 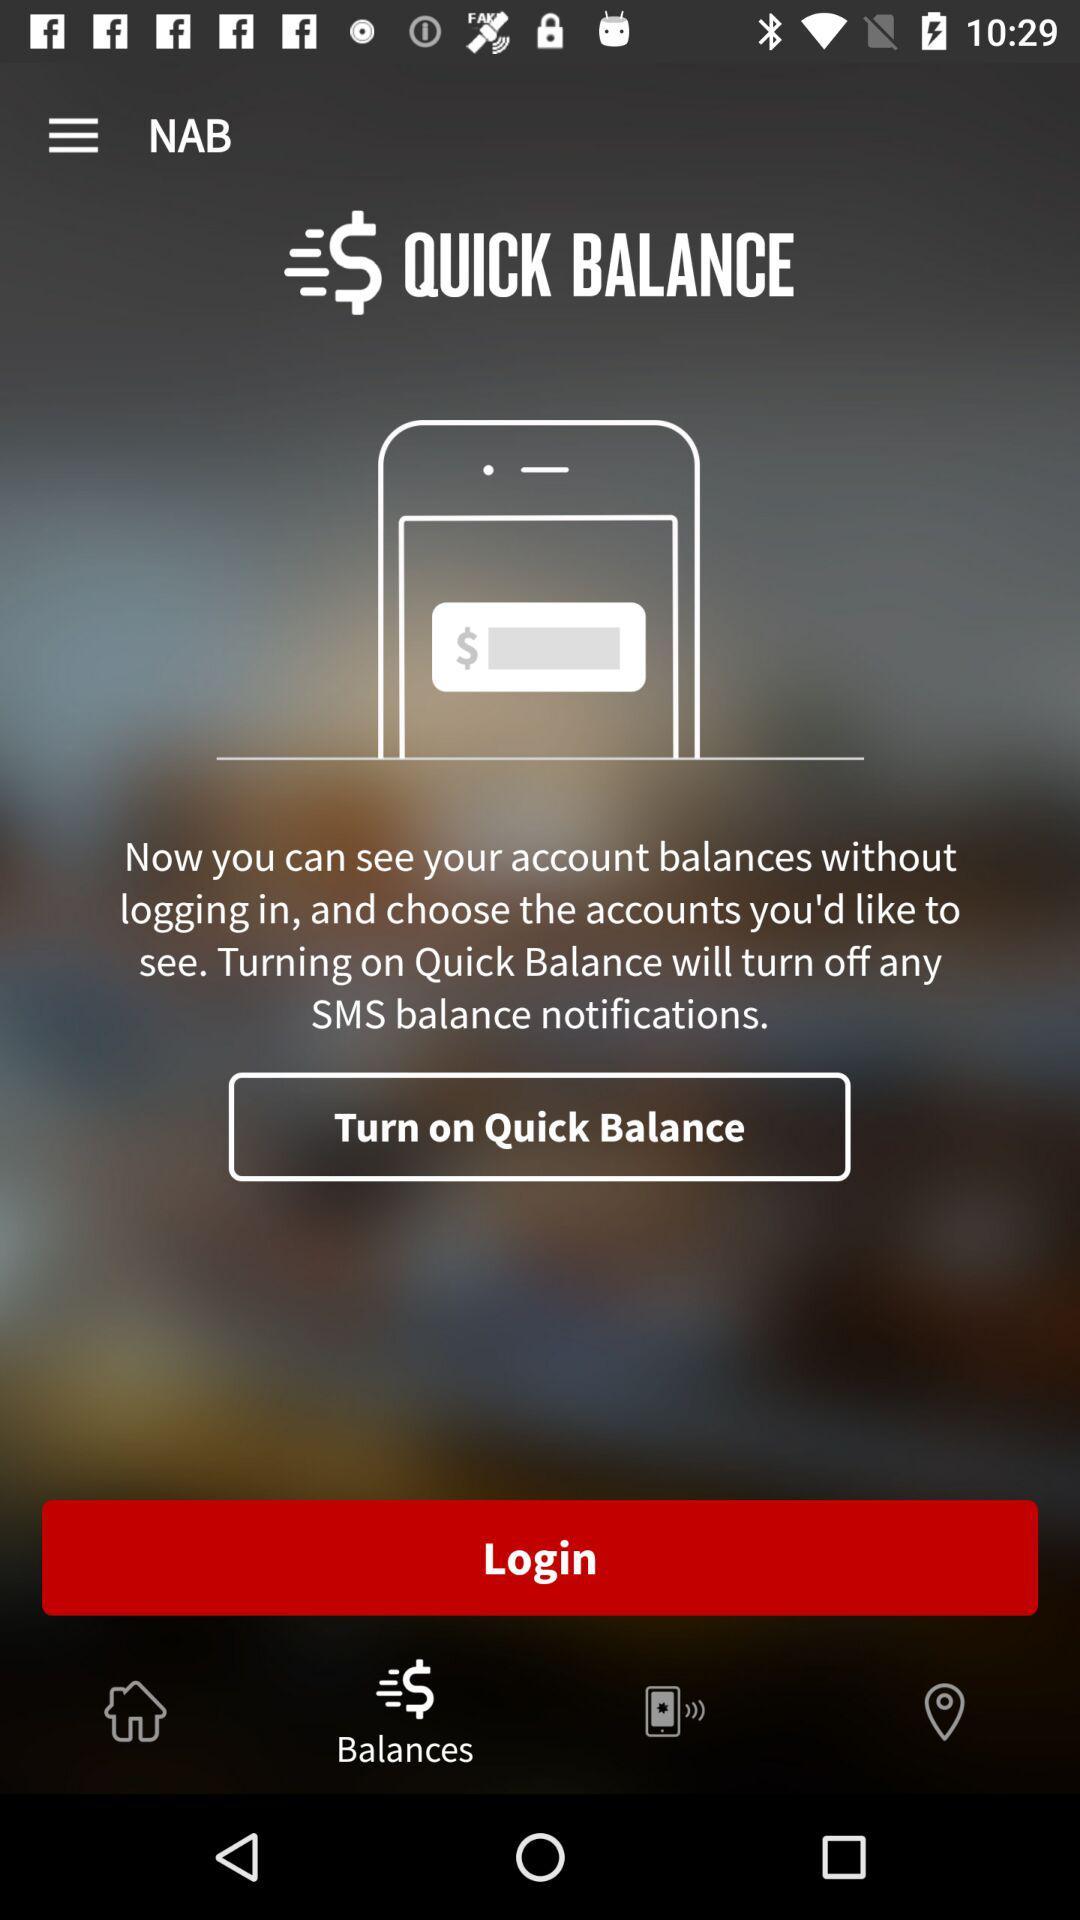 I want to click on the login button, so click(x=540, y=1557).